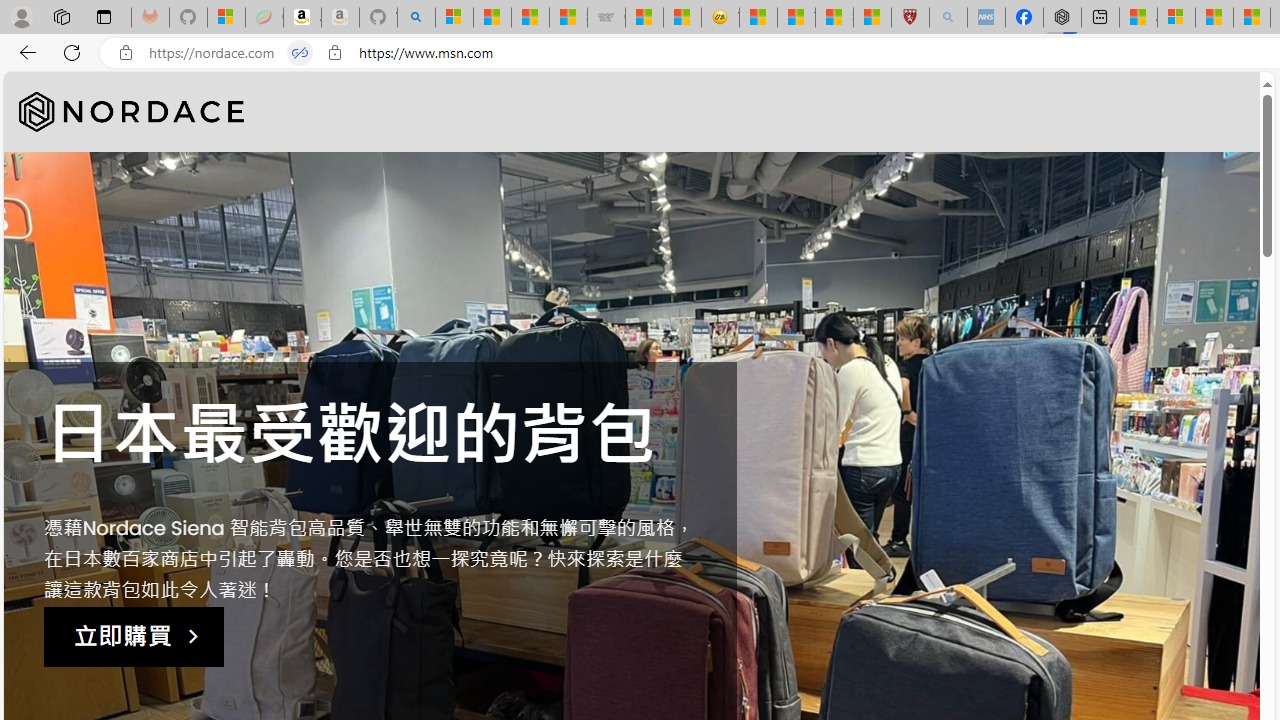  Describe the element at coordinates (909, 17) in the screenshot. I see `'Robert H. Shmerling, MD - Harvard Health'` at that location.